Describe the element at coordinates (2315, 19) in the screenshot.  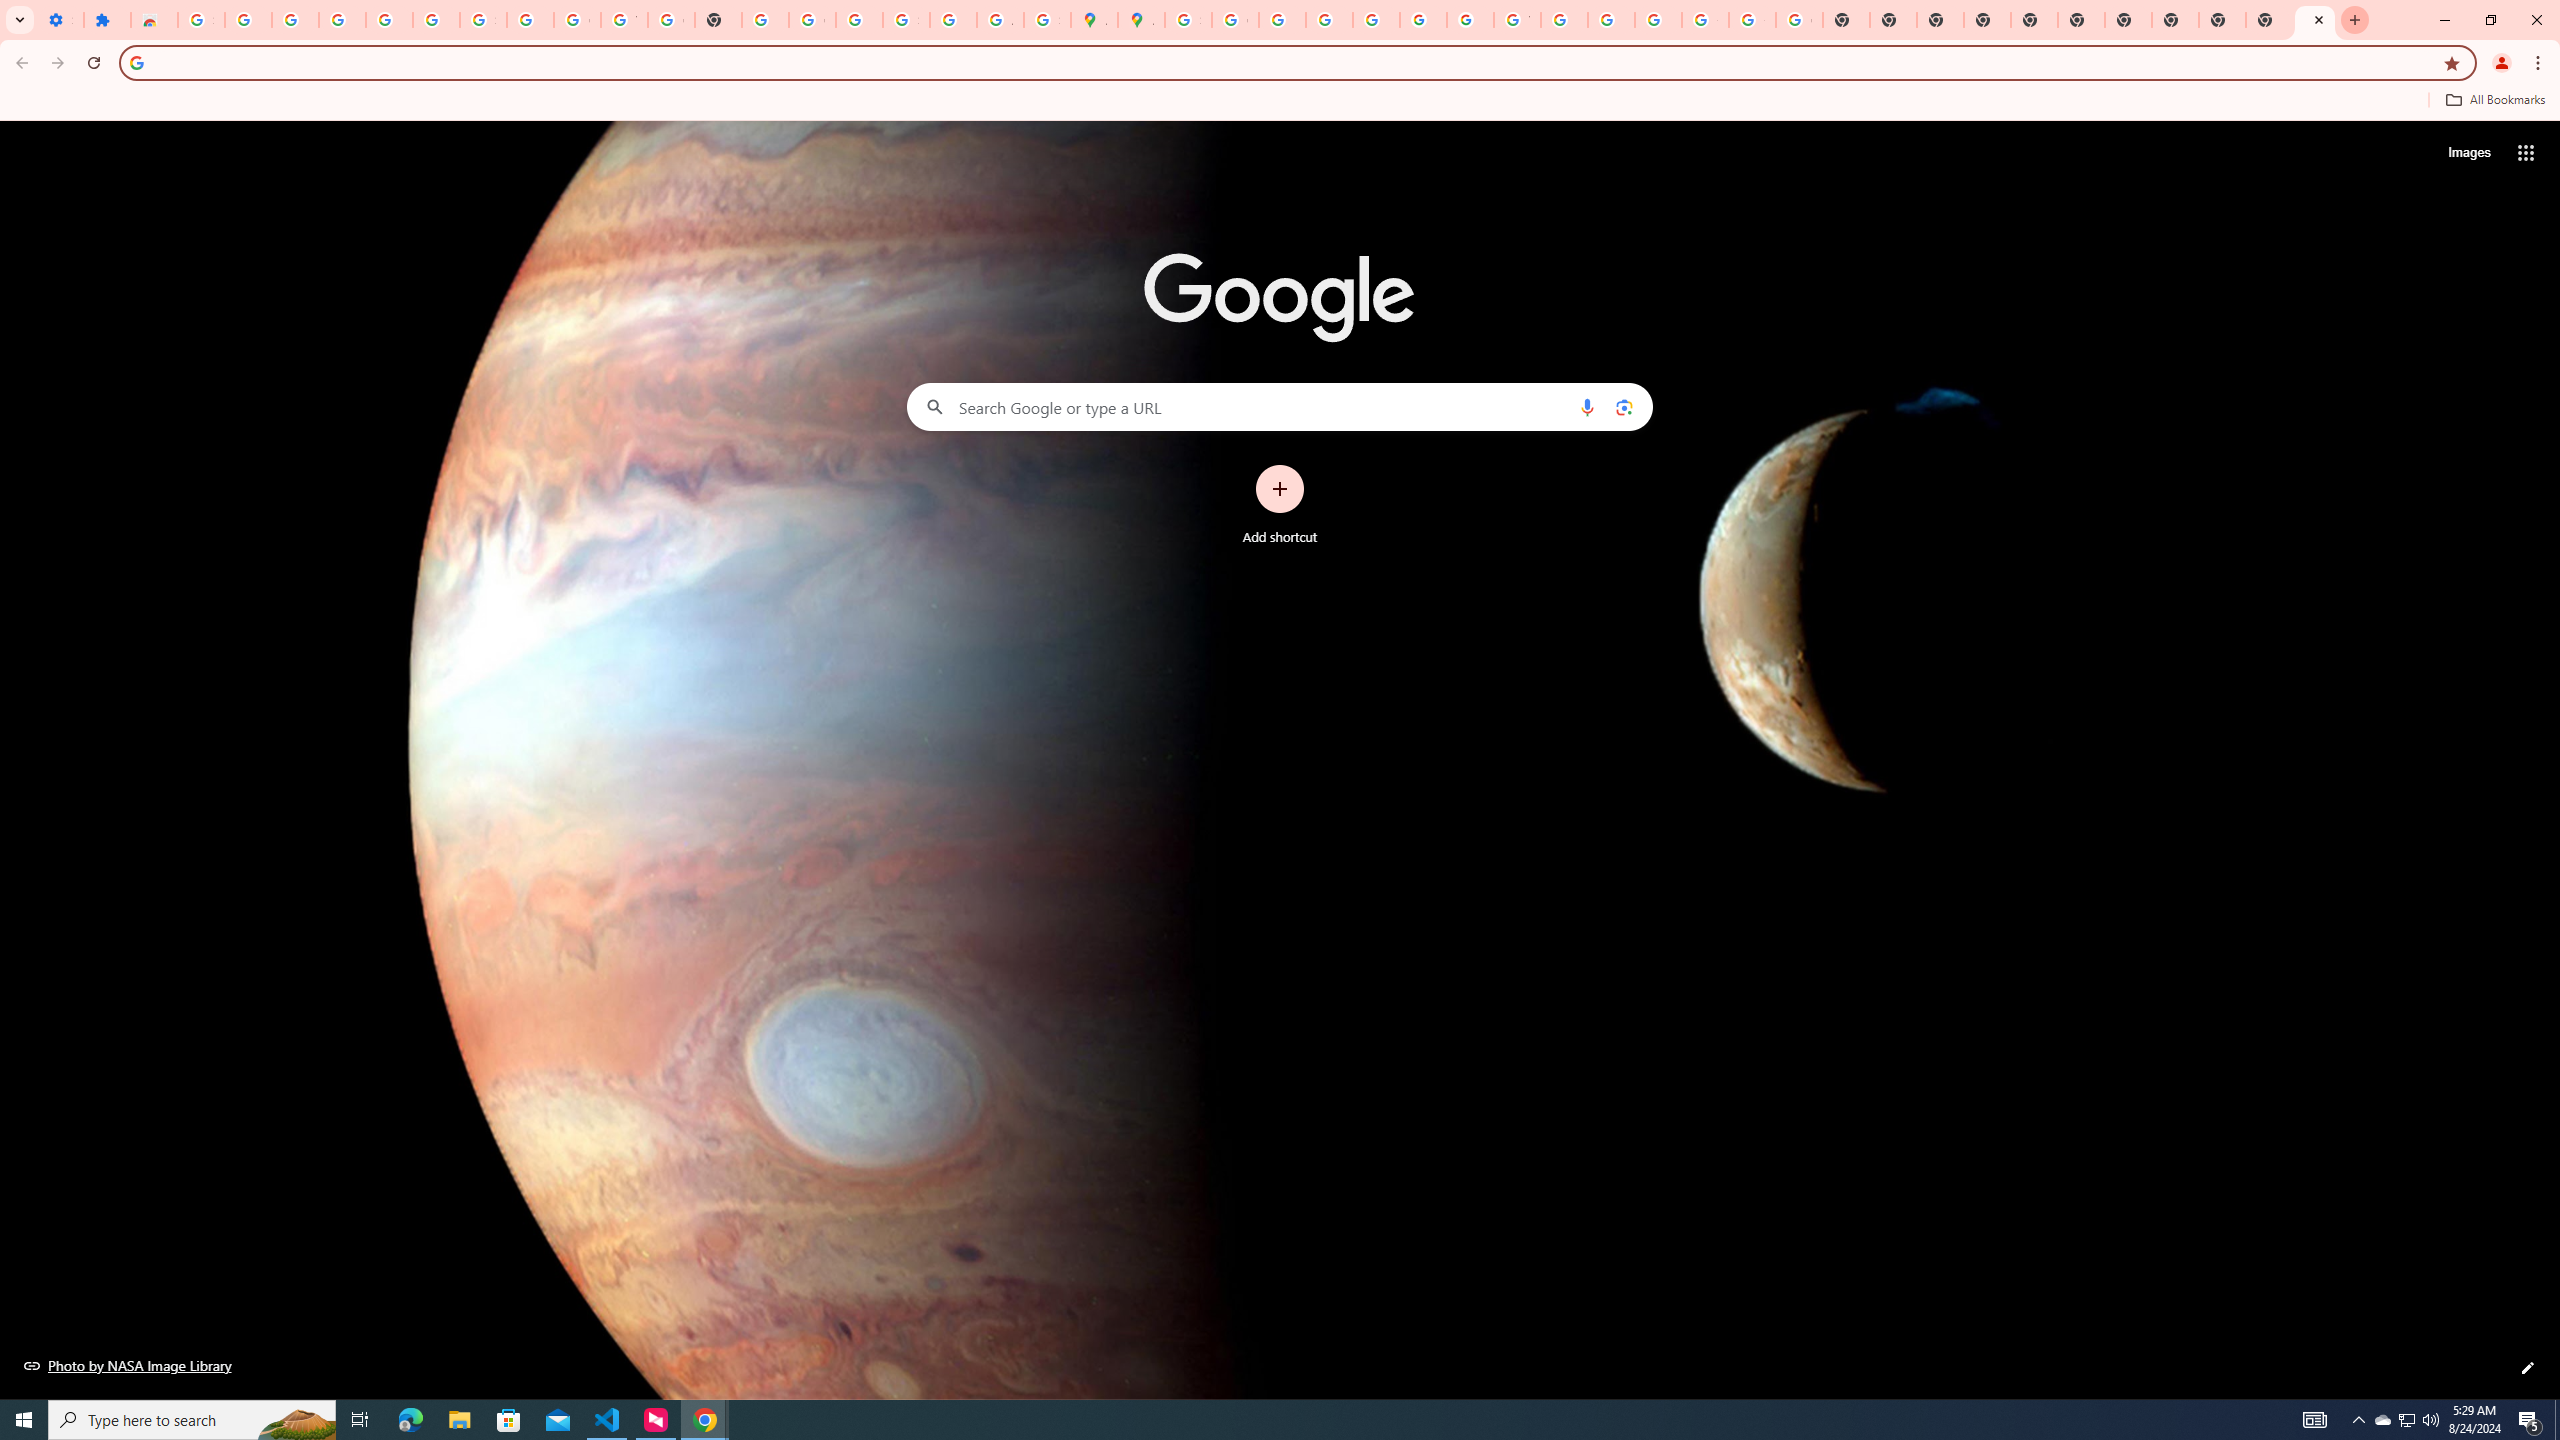
I see `'New Tab'` at that location.